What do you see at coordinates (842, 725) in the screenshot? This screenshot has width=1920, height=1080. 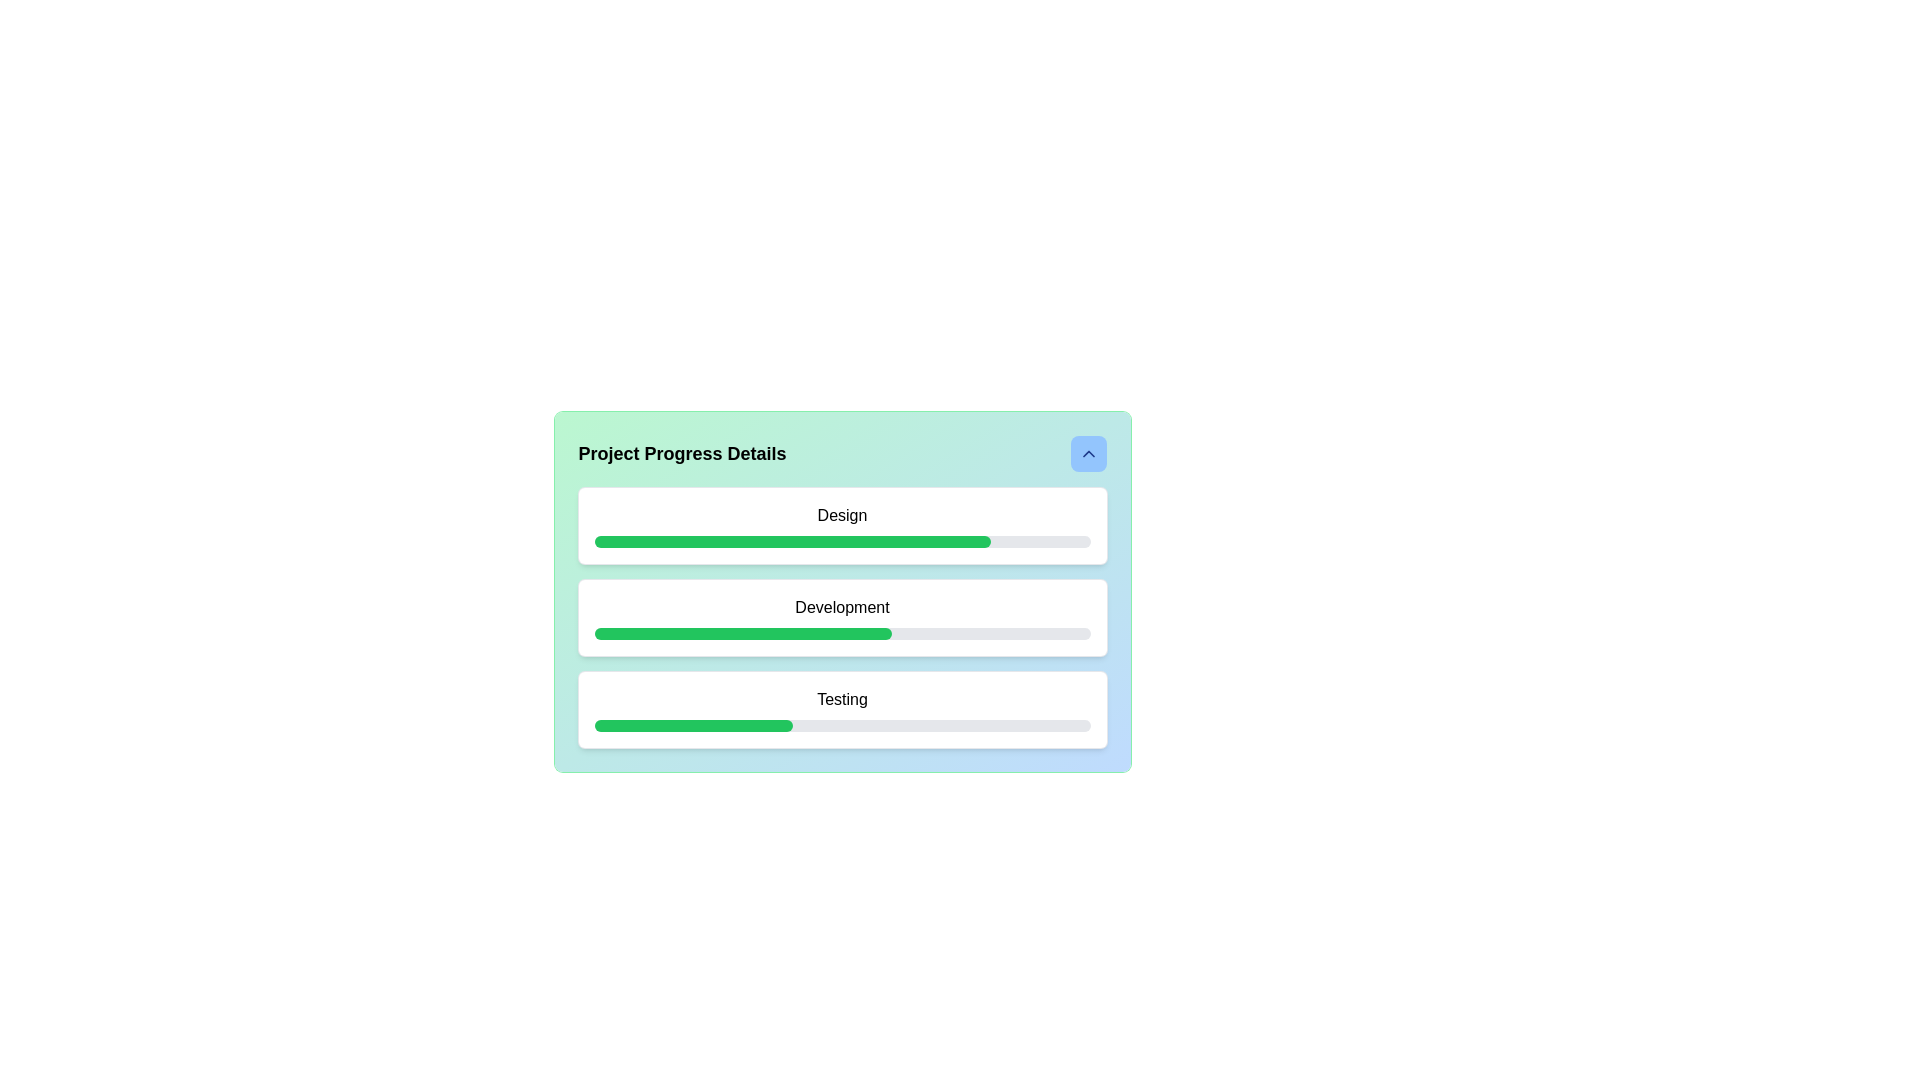 I see `the position of the progress bar component labeled 'Testing', which is a horizontal bar styled with a light gray background and a green segment indicating 40% progress` at bounding box center [842, 725].